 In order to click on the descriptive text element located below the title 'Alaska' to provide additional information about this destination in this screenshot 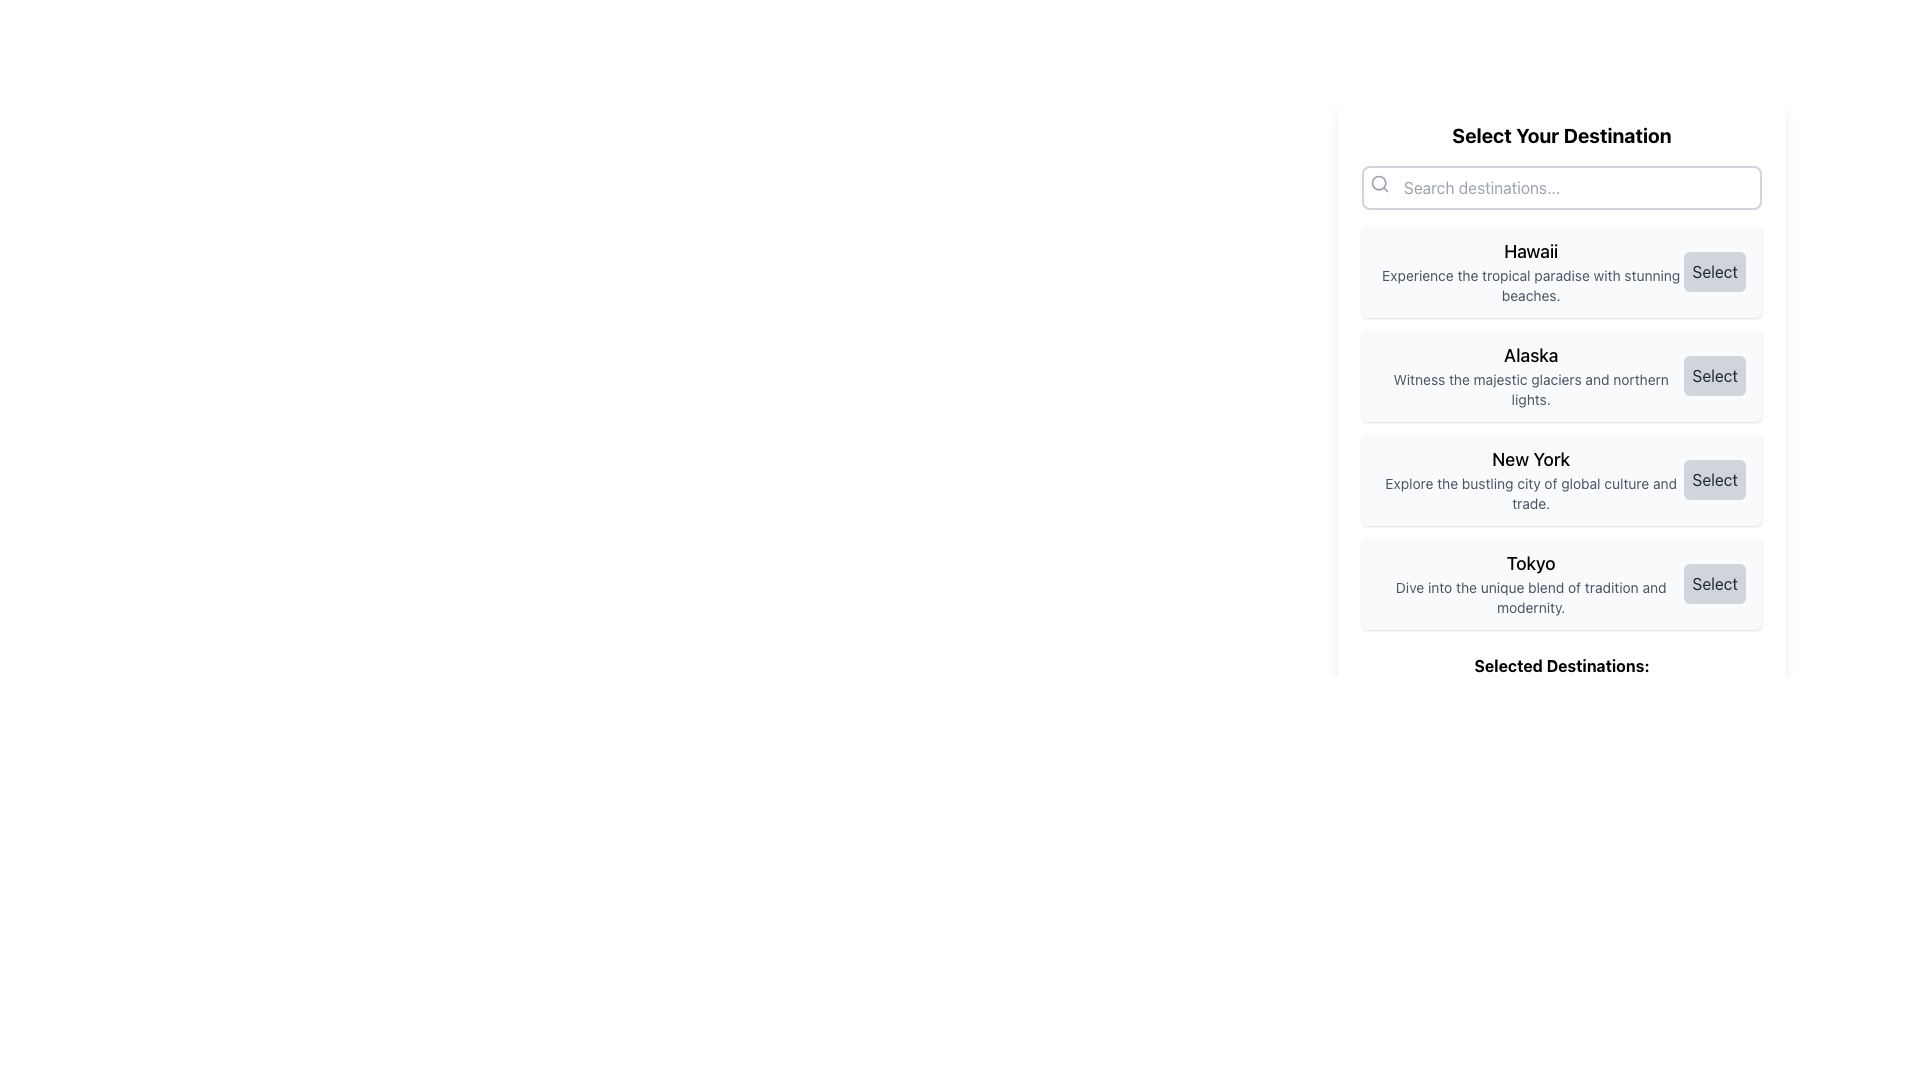, I will do `click(1530, 389)`.